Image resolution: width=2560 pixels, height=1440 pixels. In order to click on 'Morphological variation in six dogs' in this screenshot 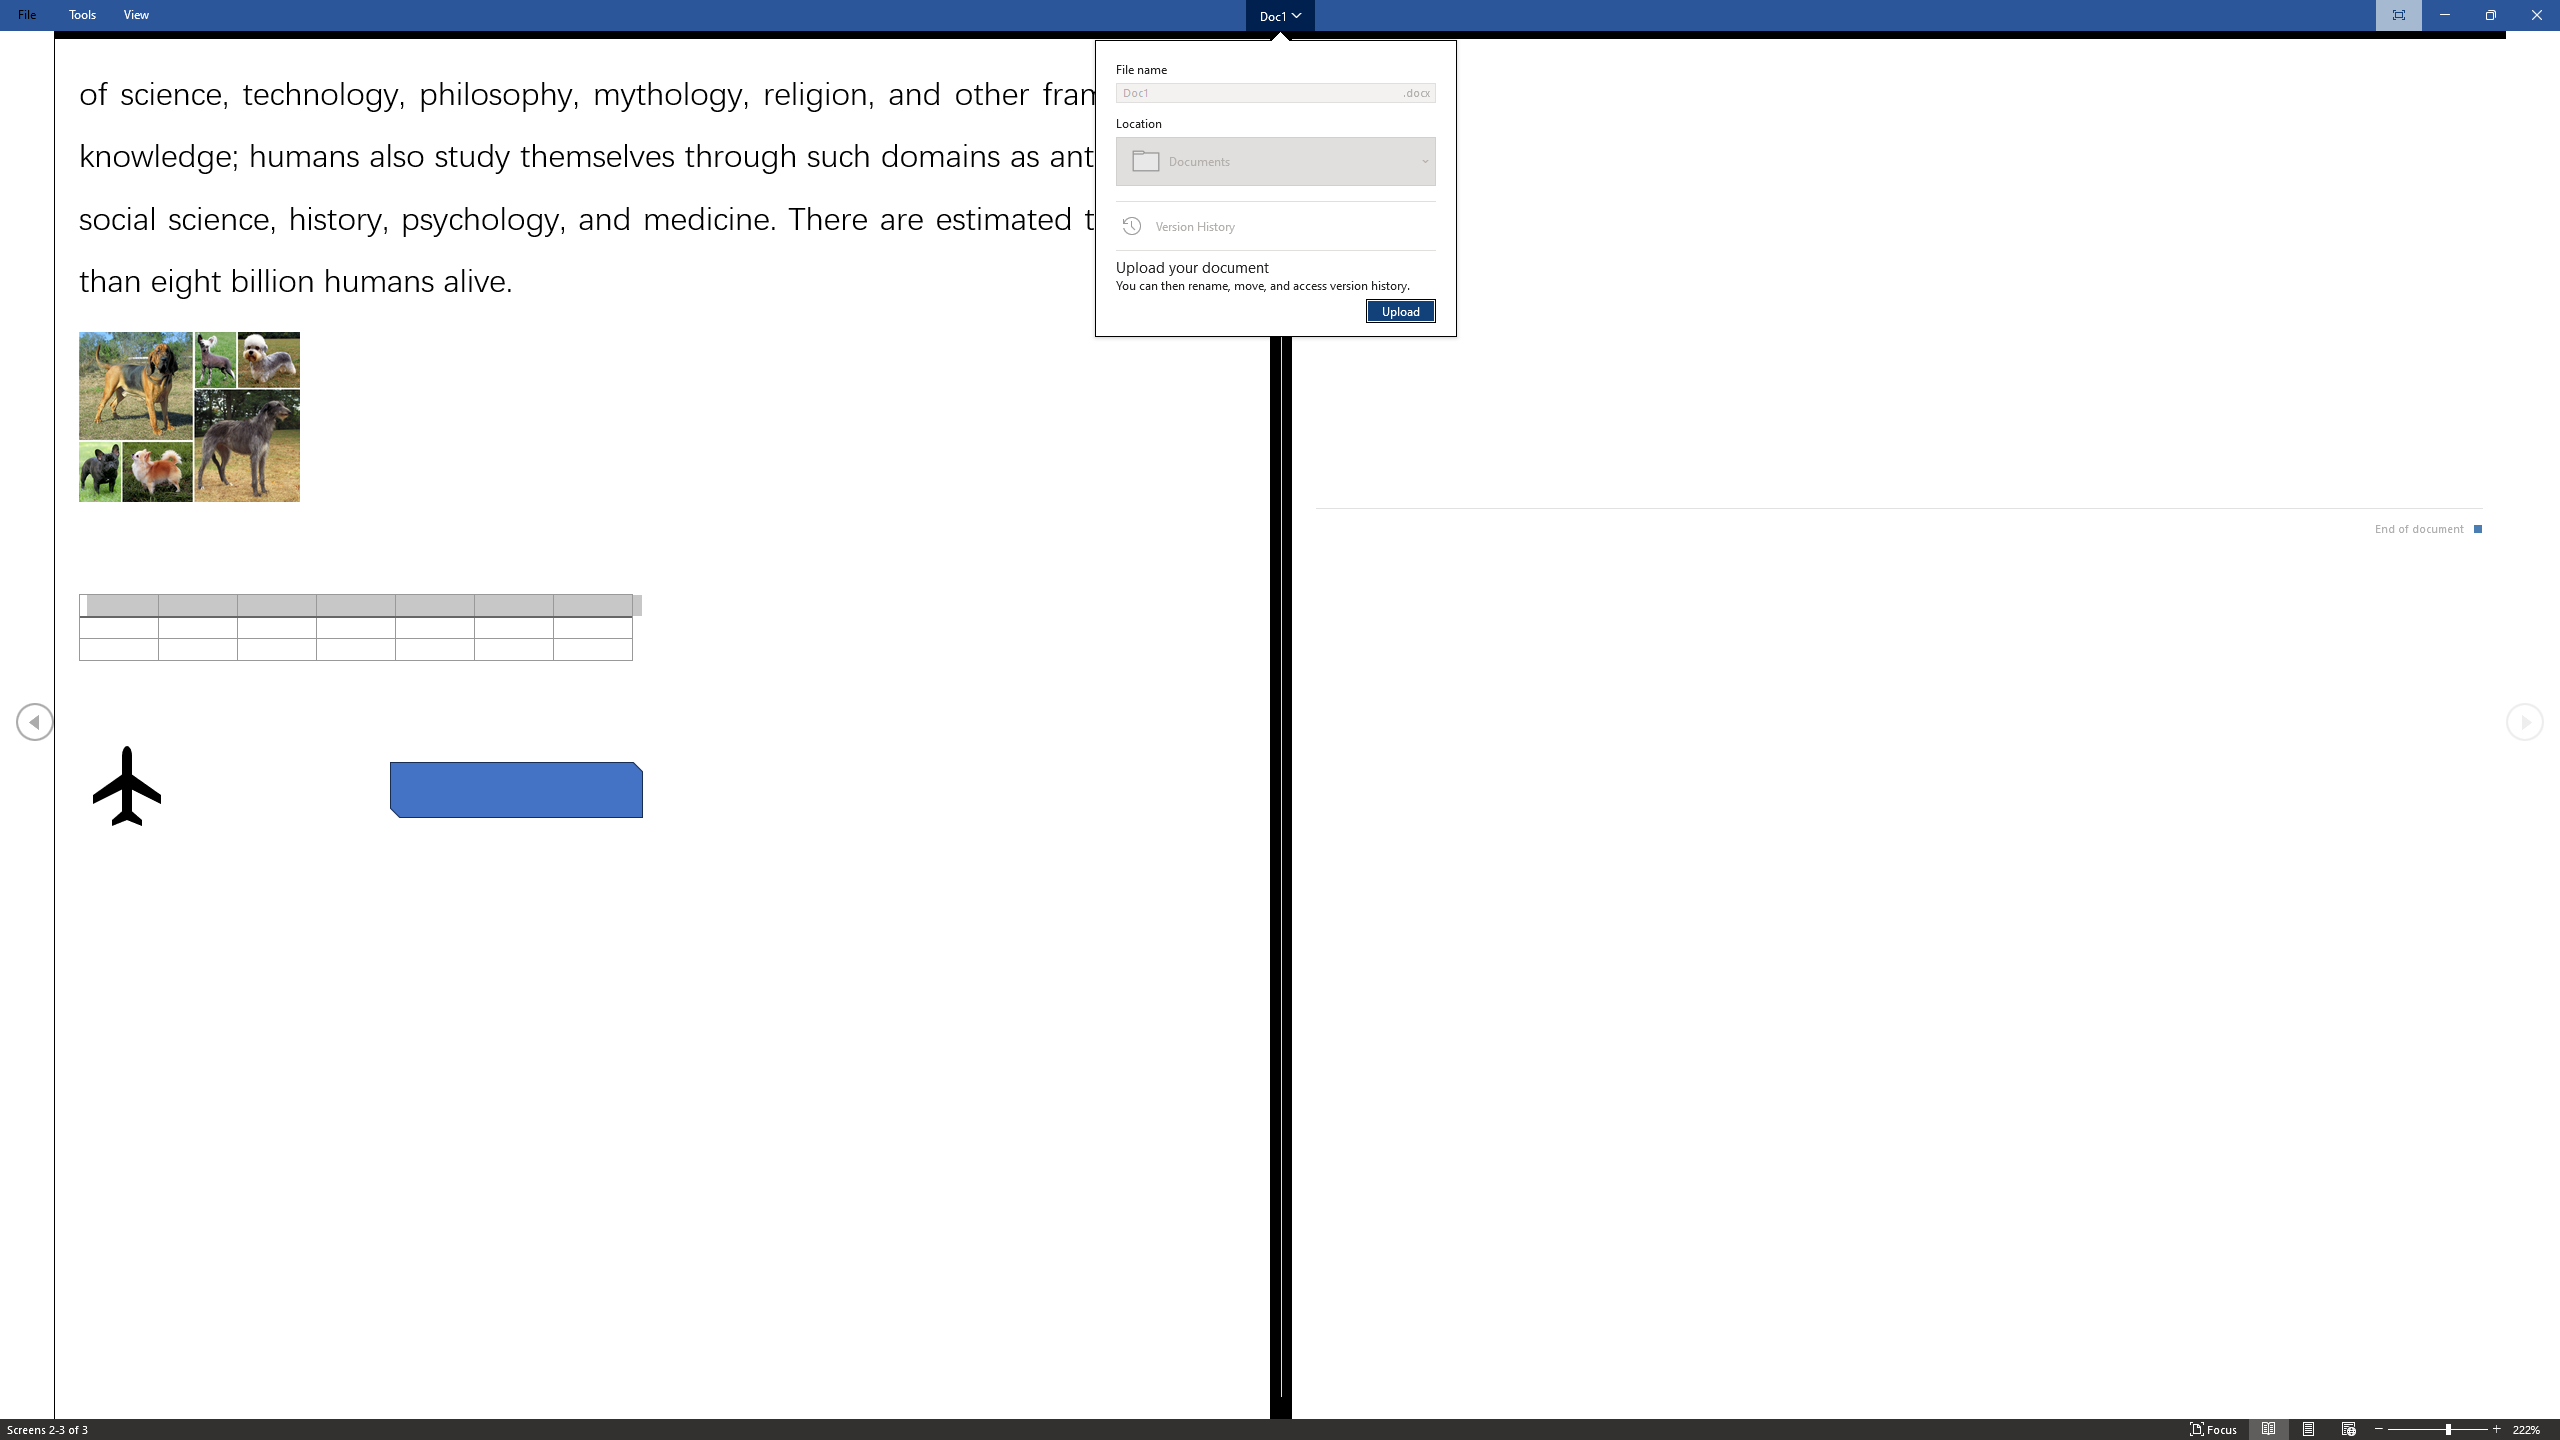, I will do `click(187, 417)`.